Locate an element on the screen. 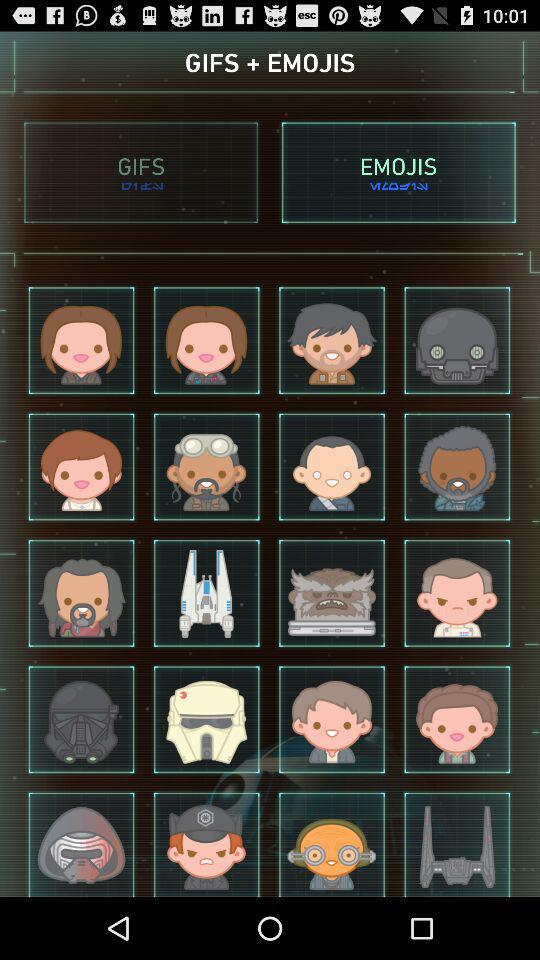 This screenshot has height=960, width=540. the 9th emoji is located at coordinates (81, 593).